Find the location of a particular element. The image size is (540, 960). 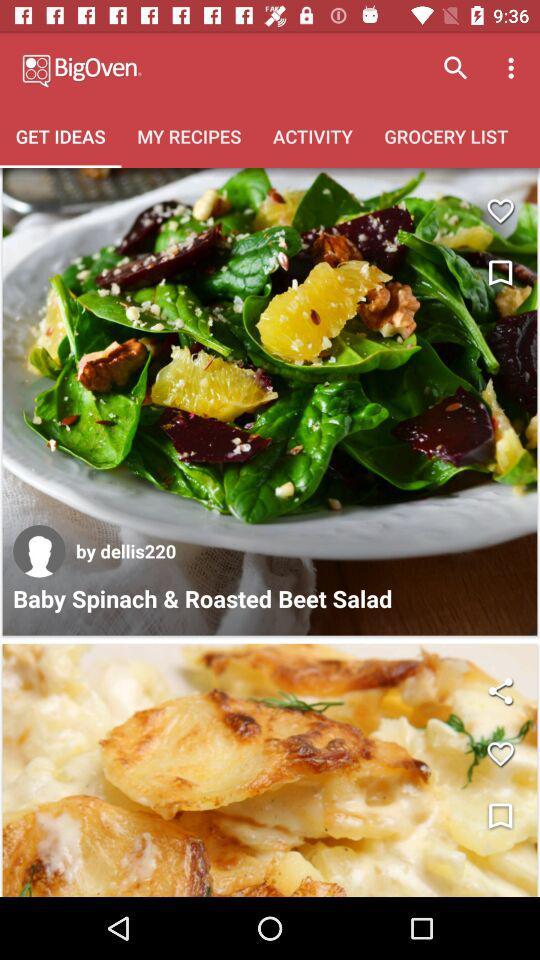

favorite is located at coordinates (499, 211).